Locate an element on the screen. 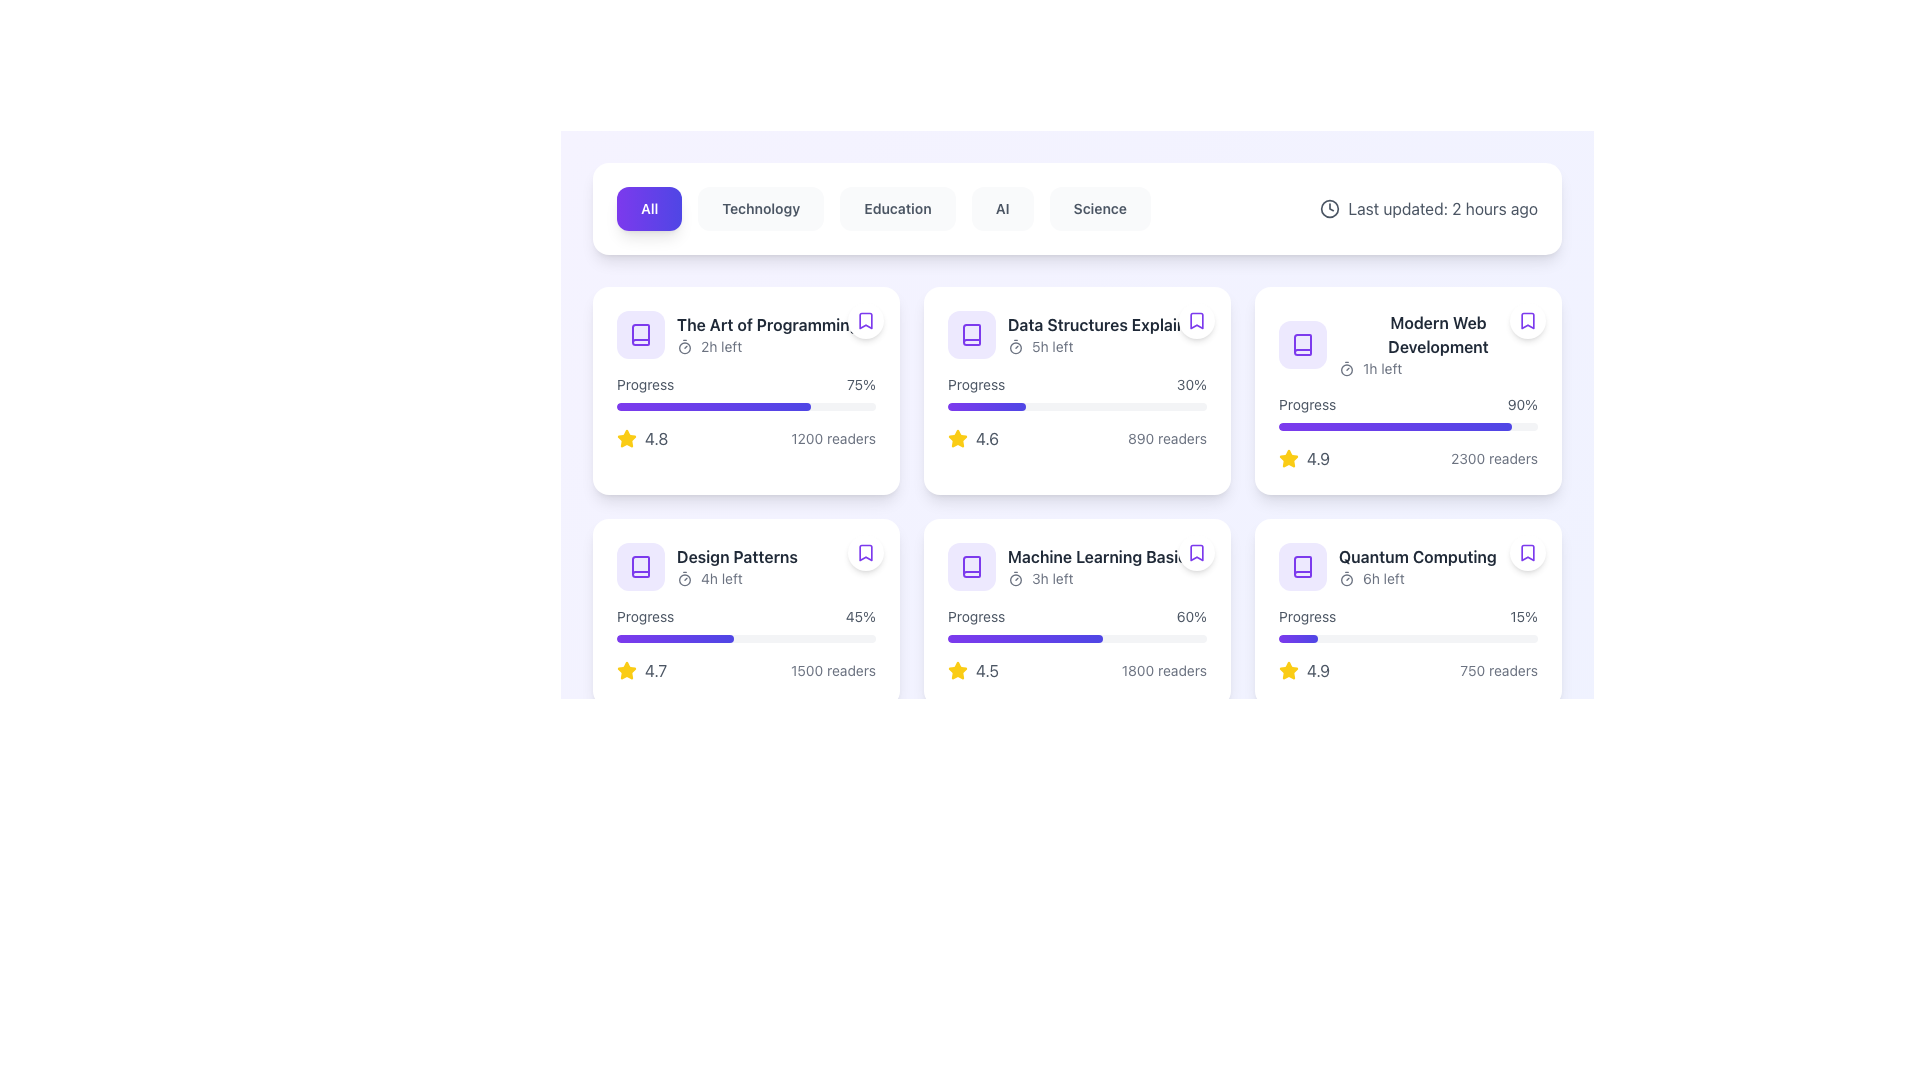 This screenshot has height=1080, width=1920. text displayed in the title label of the top-left card in the grid layout, which is positioned above the '2h left' label is located at coordinates (767, 323).